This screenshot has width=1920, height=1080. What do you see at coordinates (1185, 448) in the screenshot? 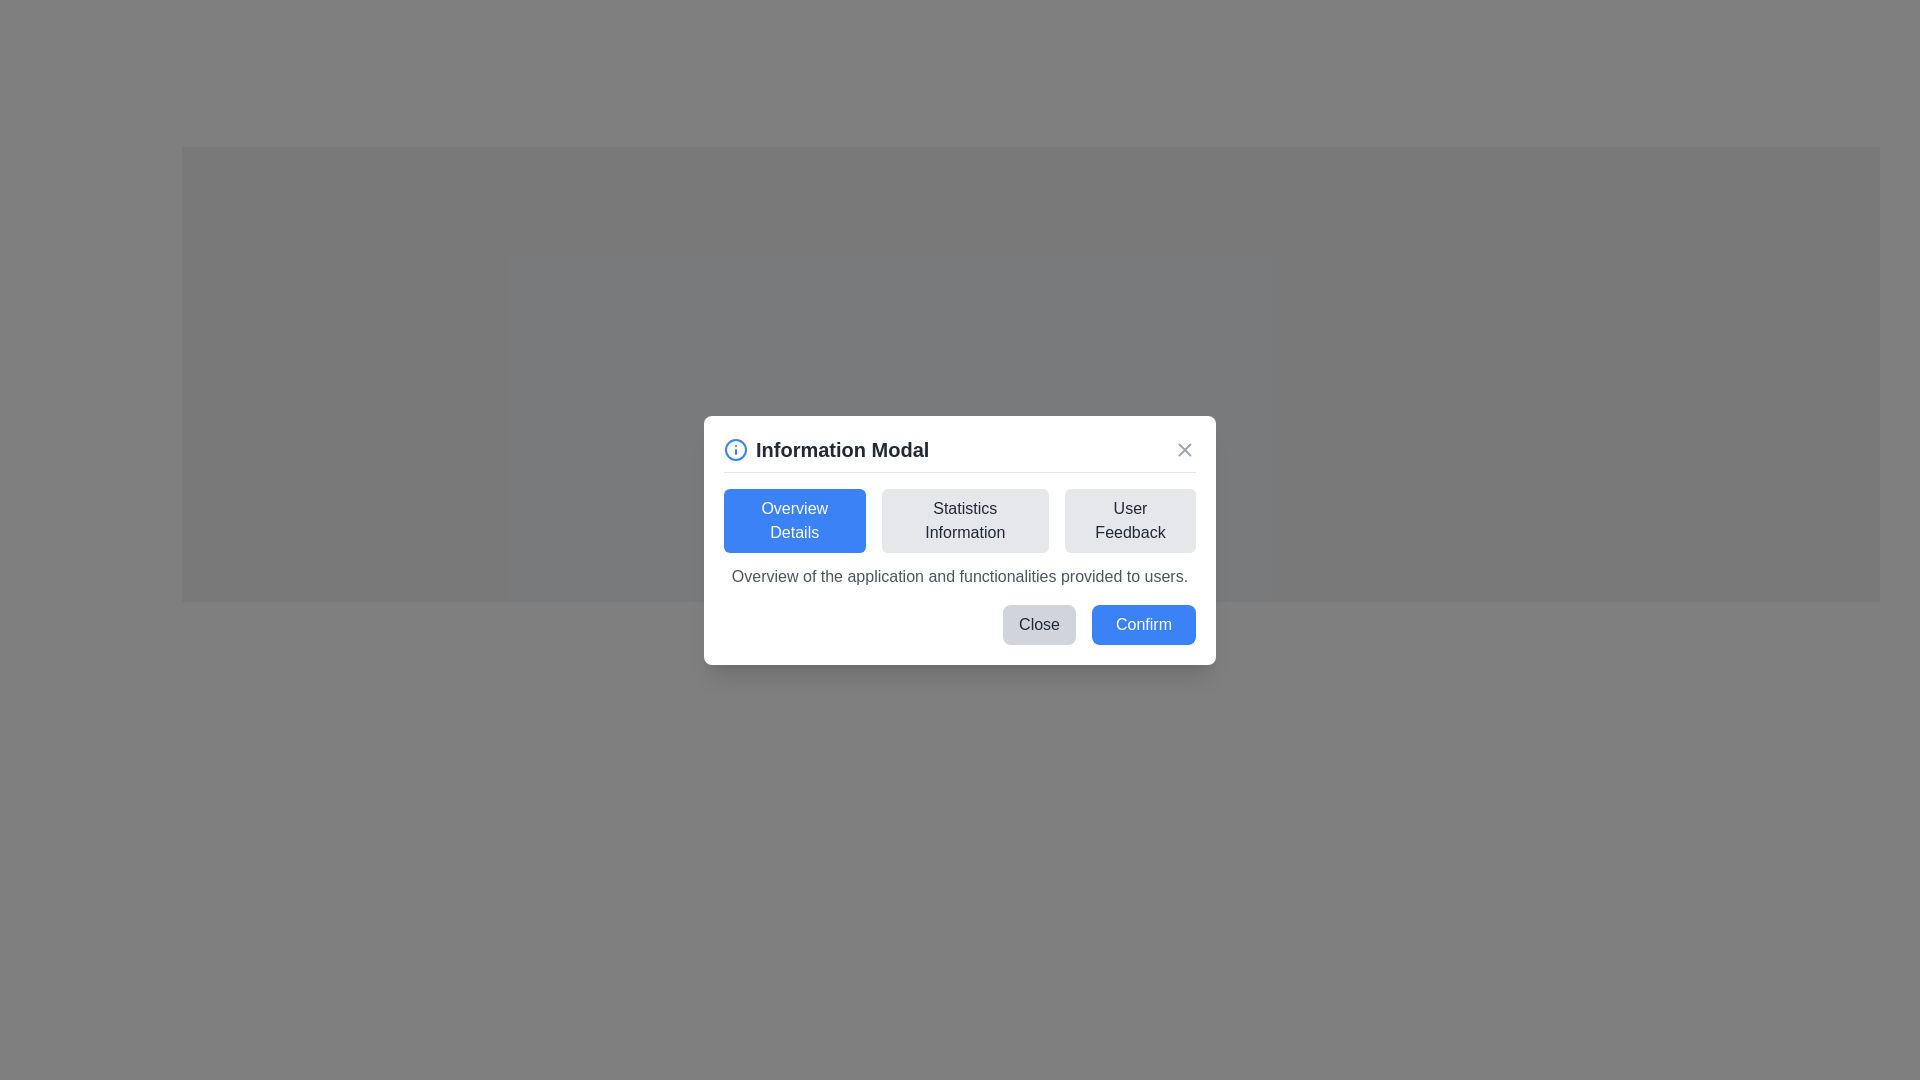
I see `the close icon represented by an 'X' in the upper-right corner of the Information Modal to trigger potential visual feedback` at bounding box center [1185, 448].